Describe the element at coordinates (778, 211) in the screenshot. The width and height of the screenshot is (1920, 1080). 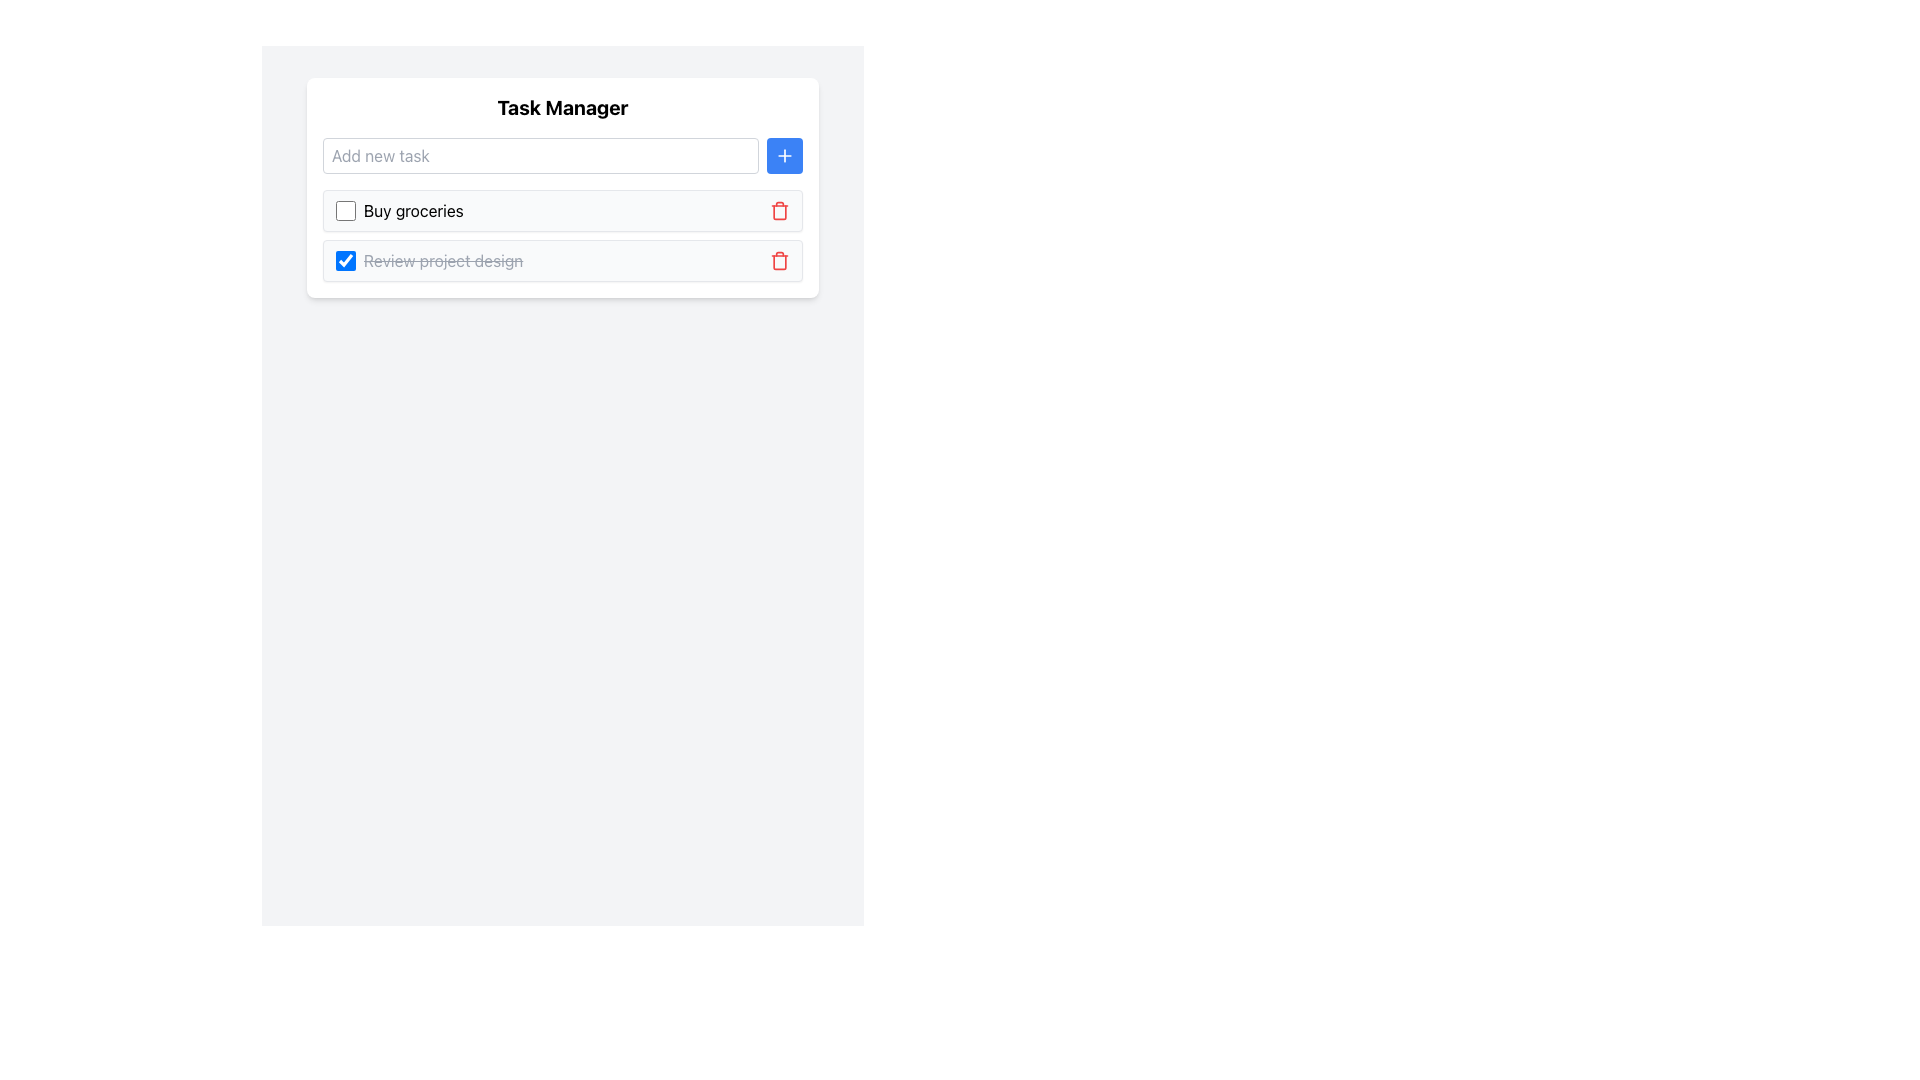
I see `the delete button icon located to the right of the 'Buy groceries' task` at that location.